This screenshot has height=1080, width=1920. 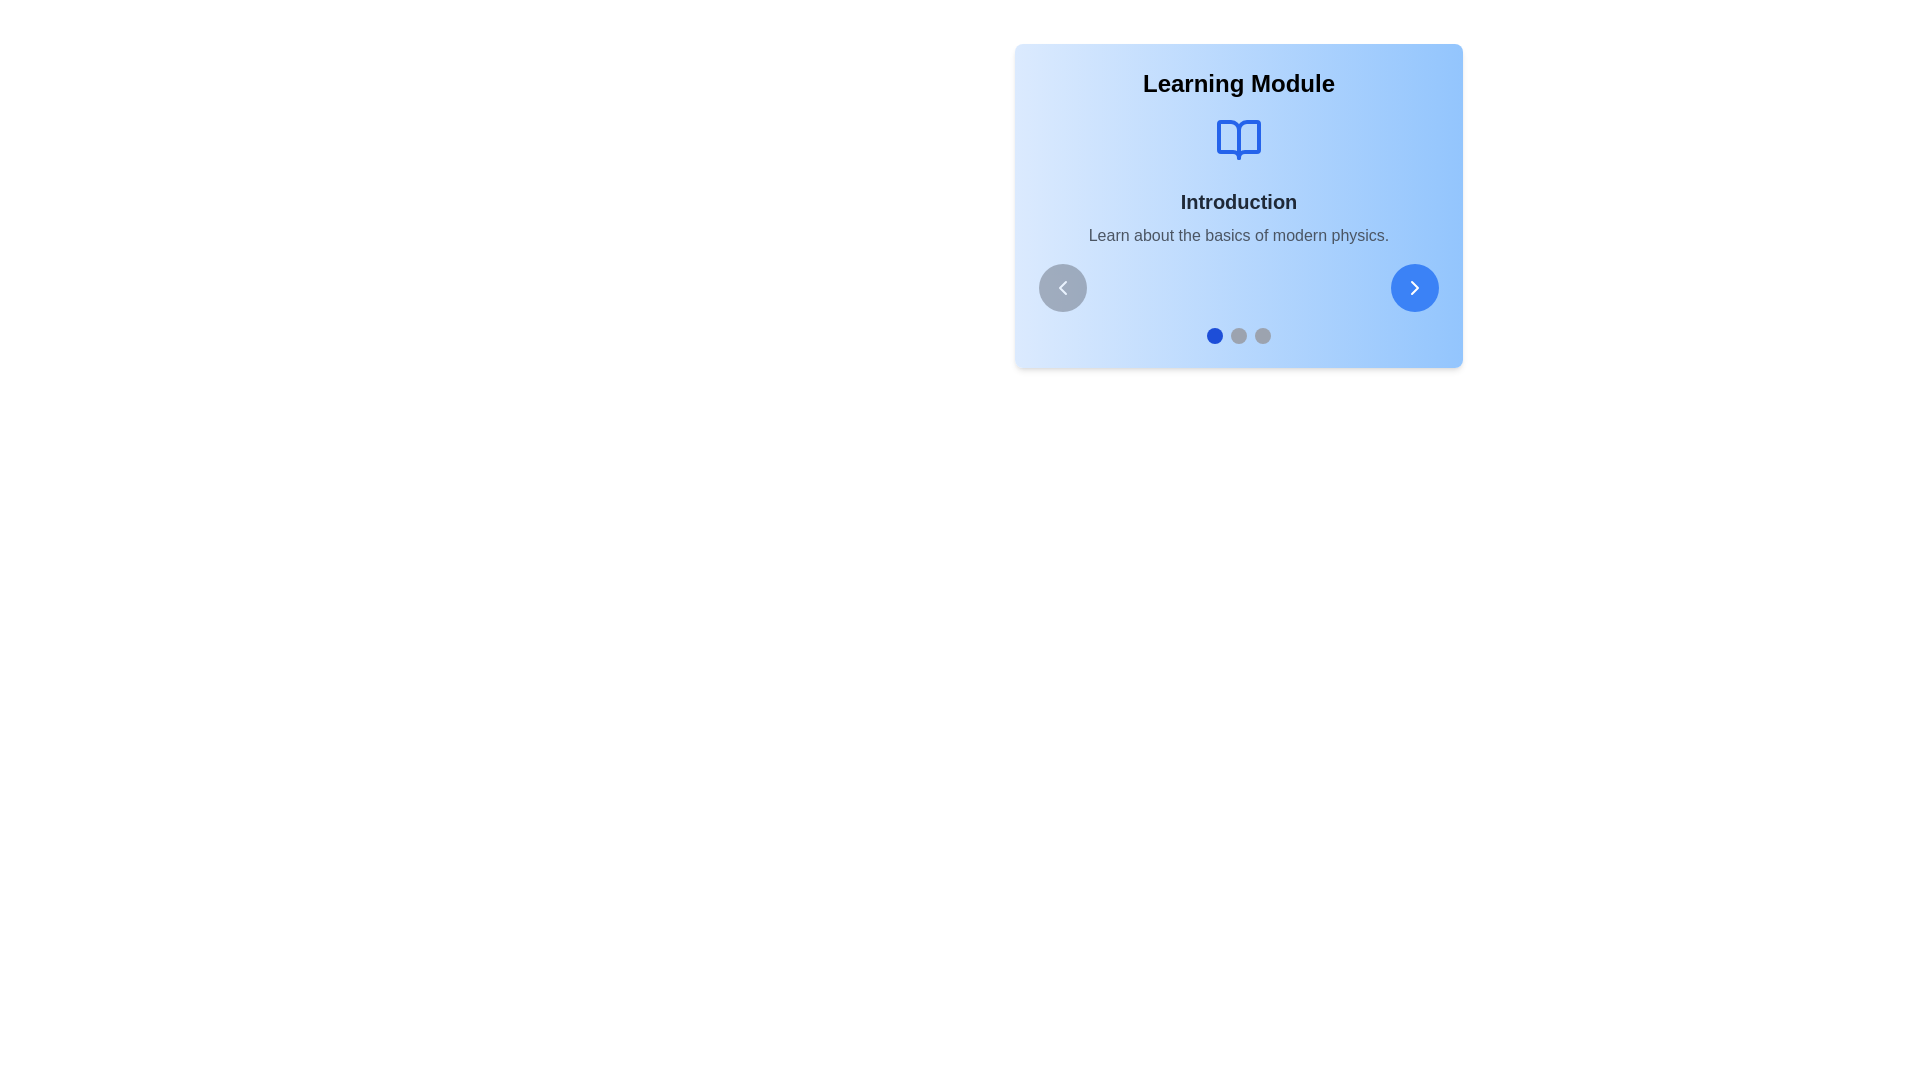 I want to click on the third circular indicator button with a gray background in the carousel or stepper control located at the bottom center of the 'Learning Module' panel, so click(x=1261, y=334).